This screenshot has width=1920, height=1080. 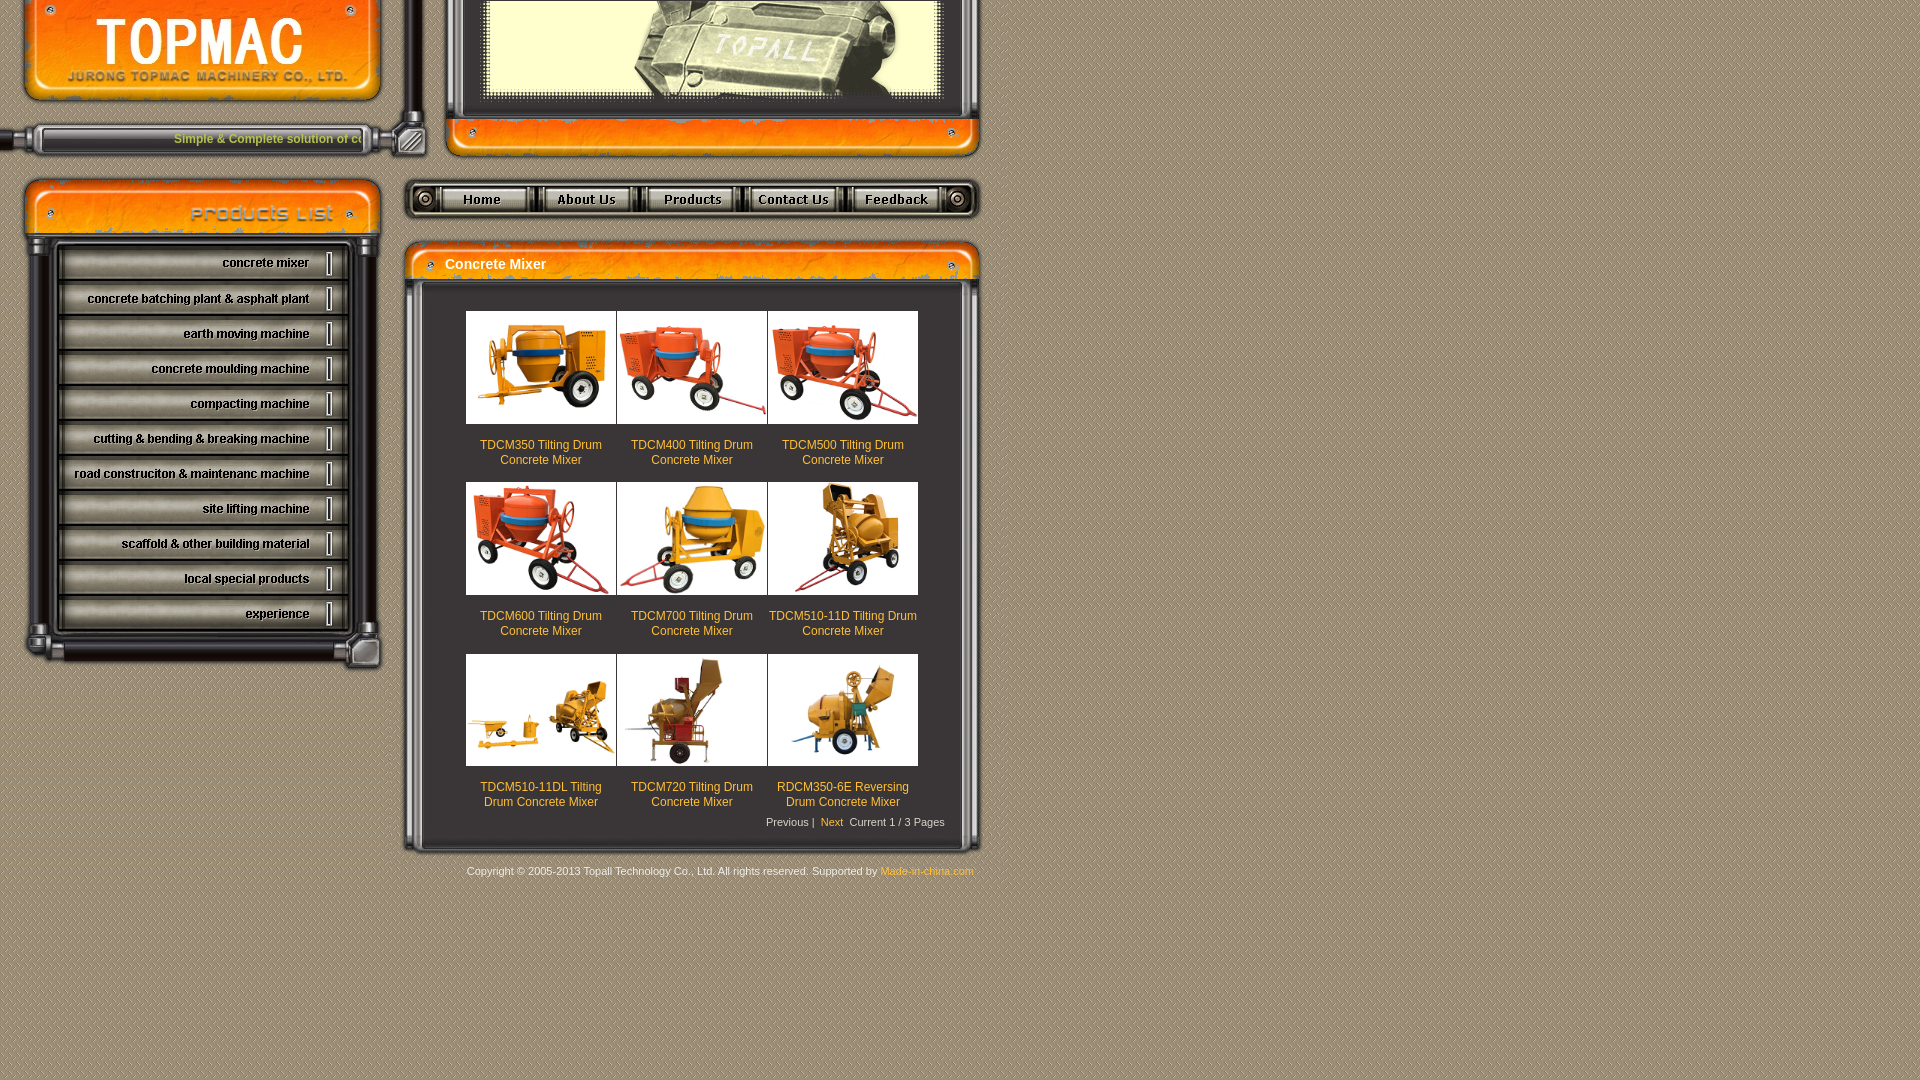 I want to click on 'ralph lauren outlet online', so click(x=554, y=230).